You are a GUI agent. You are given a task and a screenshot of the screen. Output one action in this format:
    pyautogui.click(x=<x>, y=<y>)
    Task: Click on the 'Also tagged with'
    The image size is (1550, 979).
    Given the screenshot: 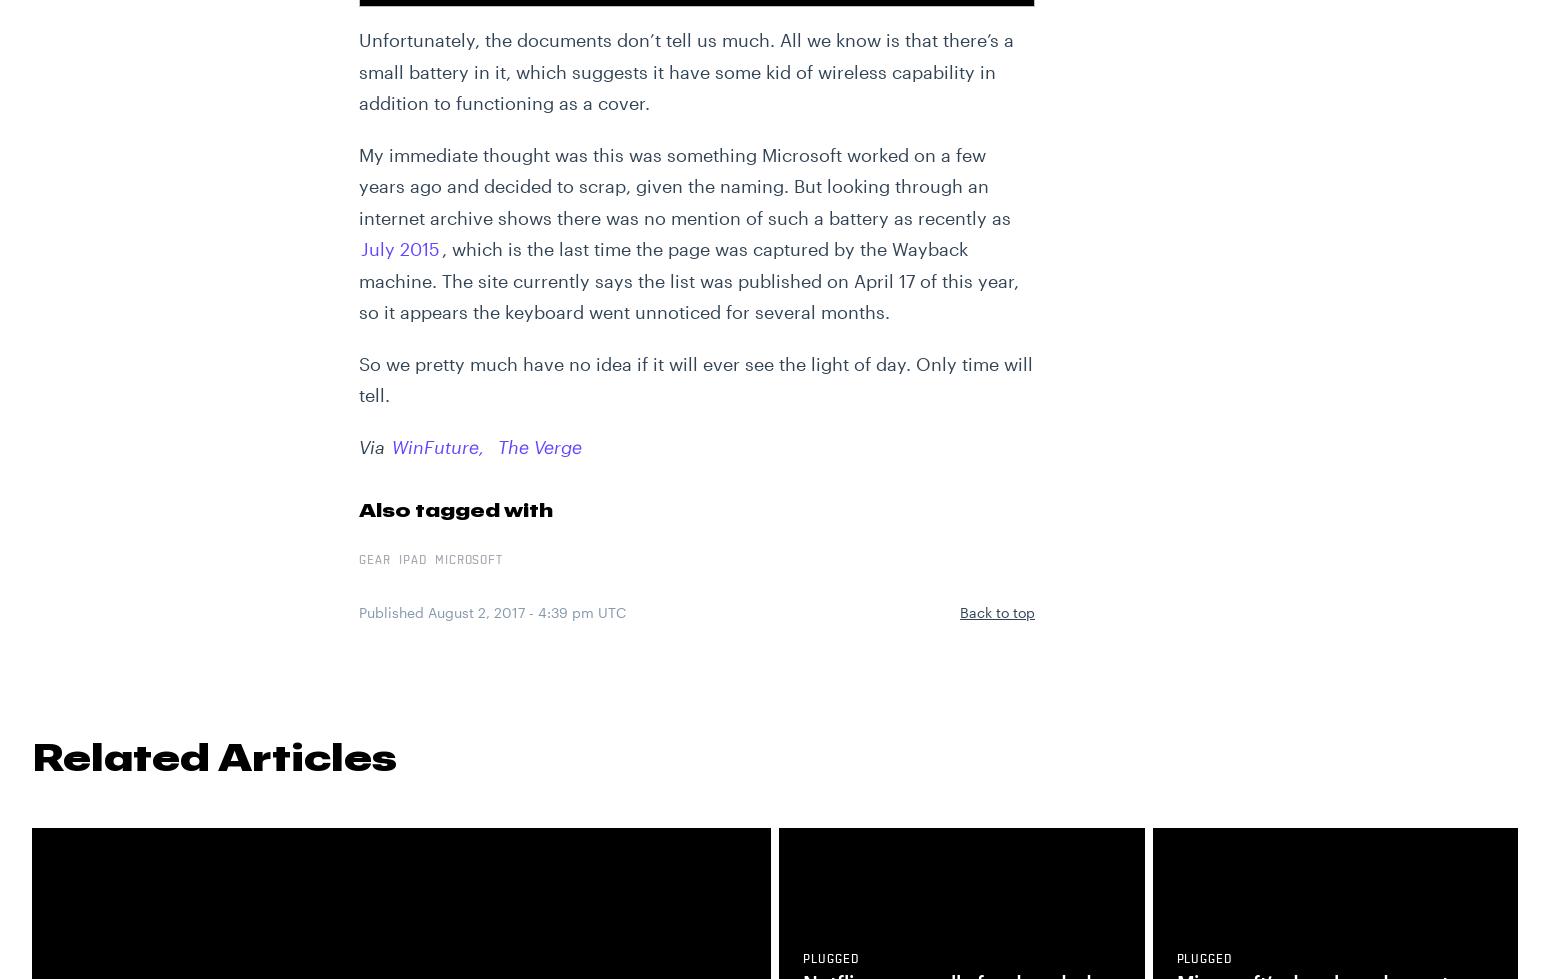 What is the action you would take?
    pyautogui.click(x=456, y=508)
    